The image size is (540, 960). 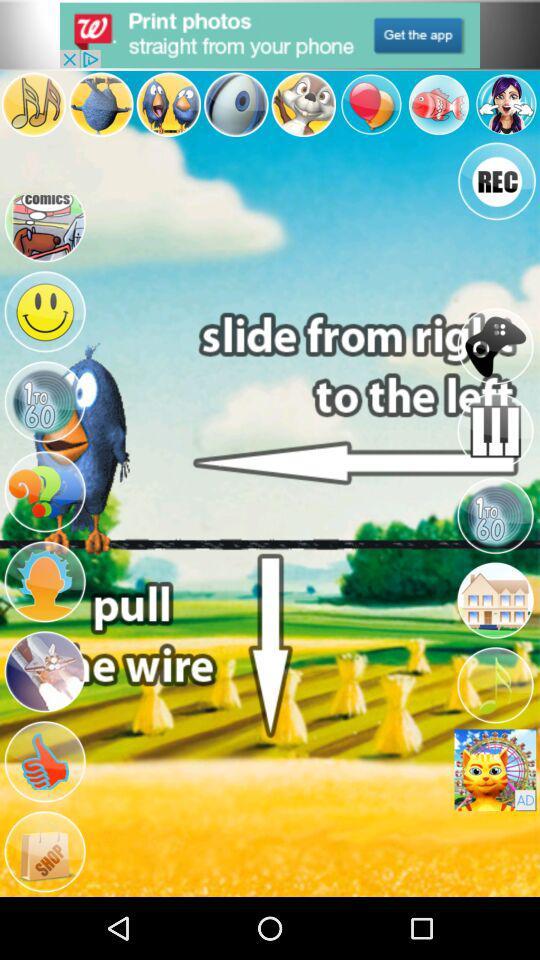 What do you see at coordinates (100, 104) in the screenshot?
I see `the second image in the first row` at bounding box center [100, 104].